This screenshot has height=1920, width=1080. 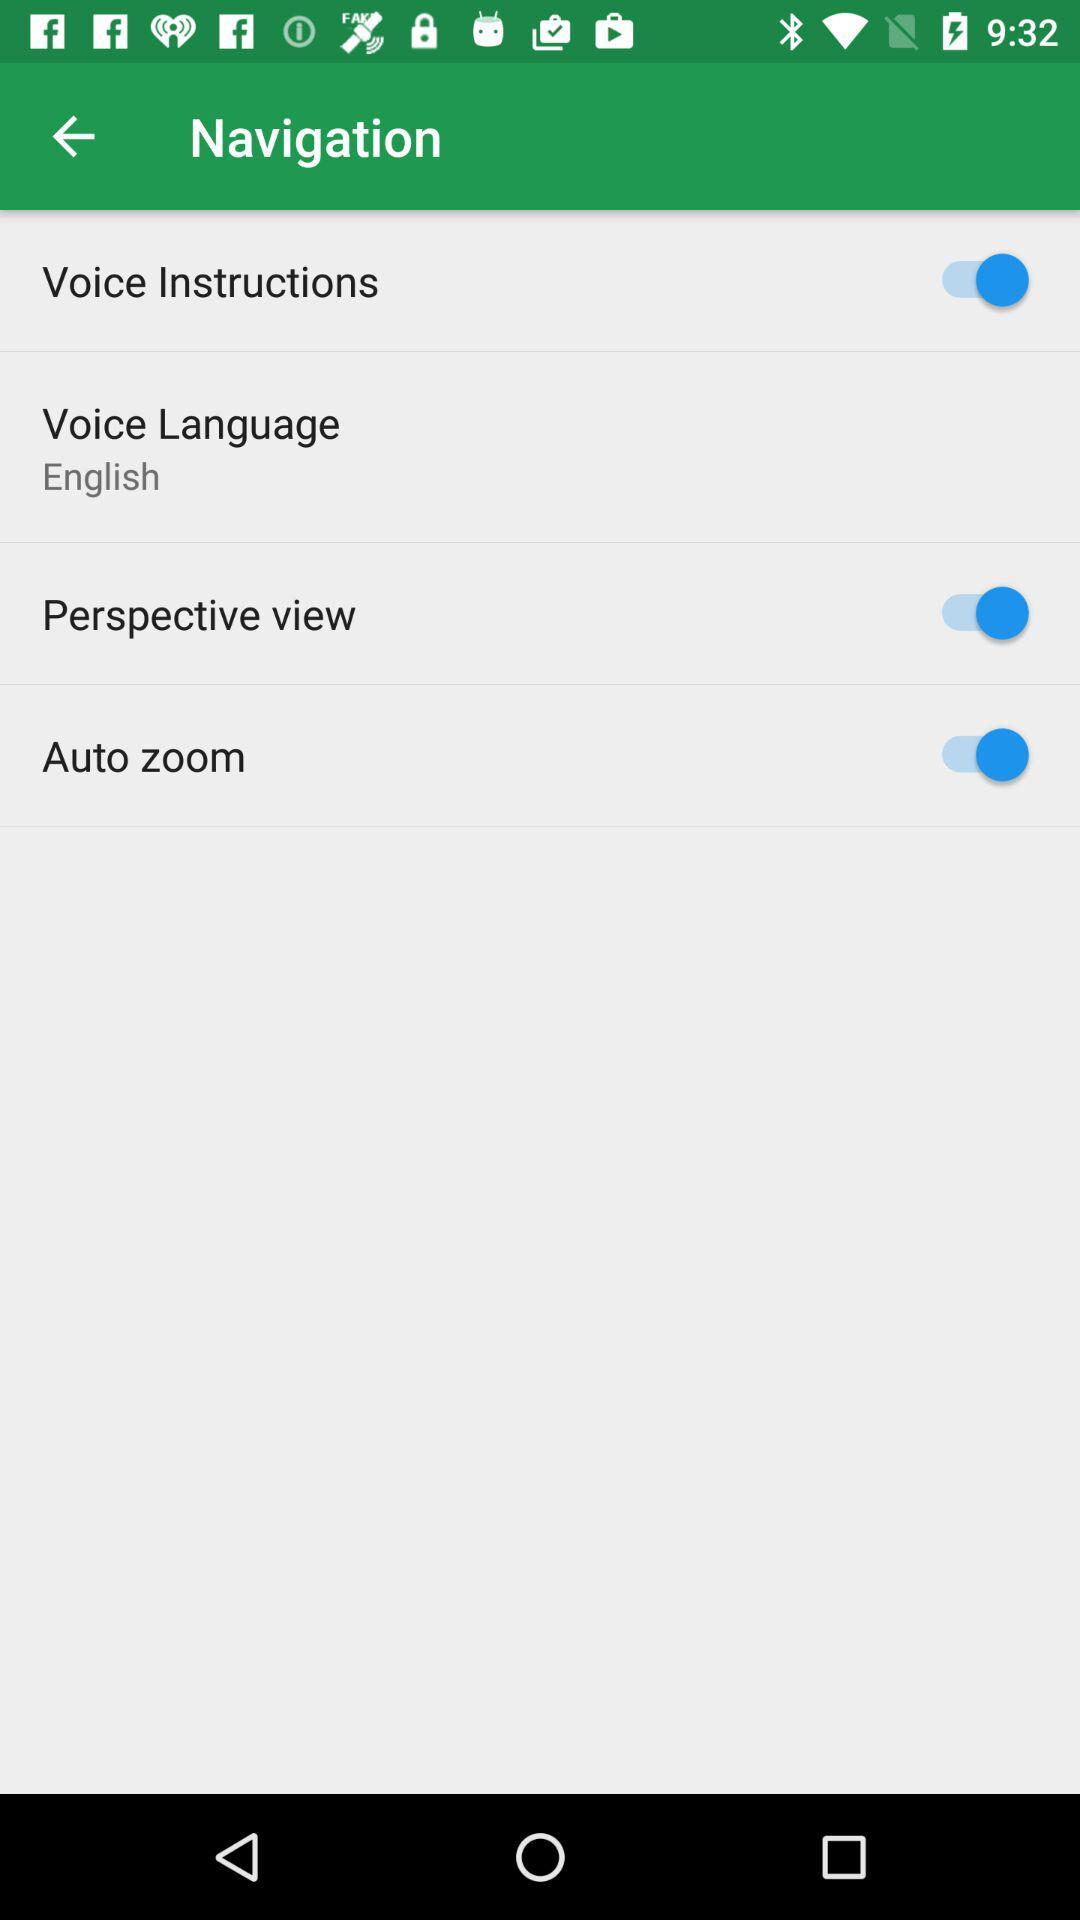 What do you see at coordinates (210, 279) in the screenshot?
I see `voice instructions` at bounding box center [210, 279].